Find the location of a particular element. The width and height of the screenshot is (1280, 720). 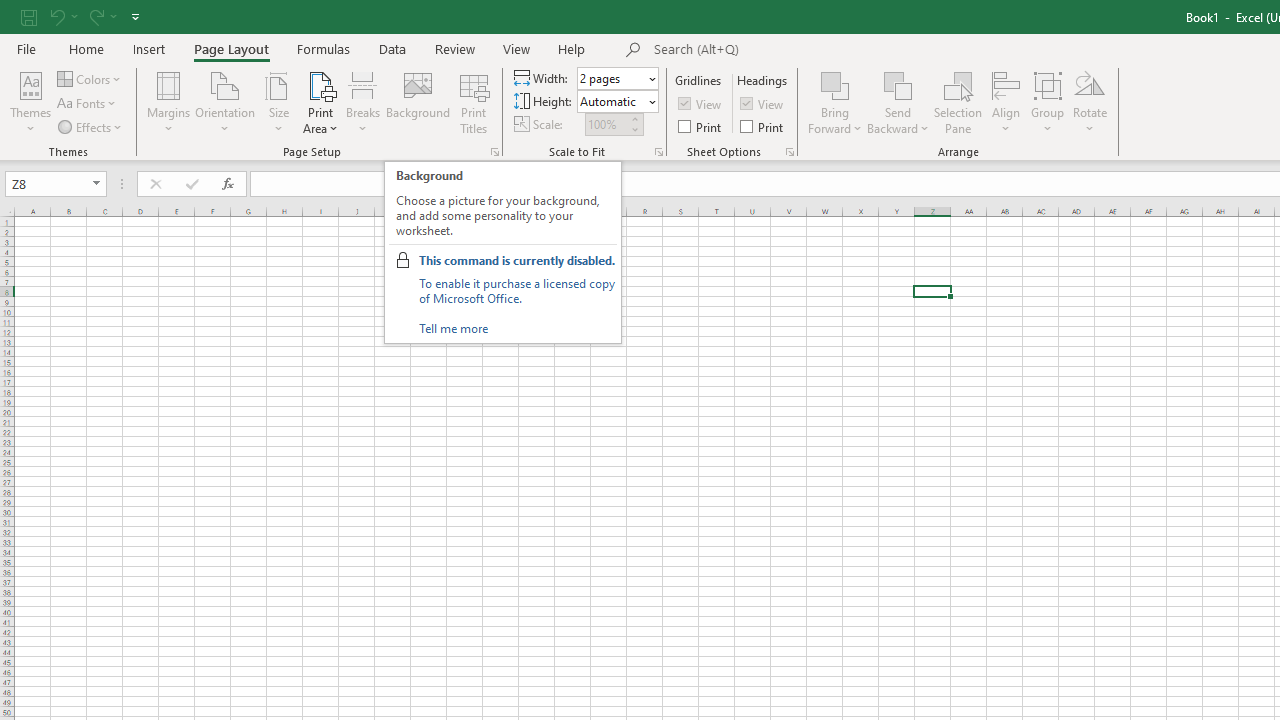

'Colors' is located at coordinates (89, 78).